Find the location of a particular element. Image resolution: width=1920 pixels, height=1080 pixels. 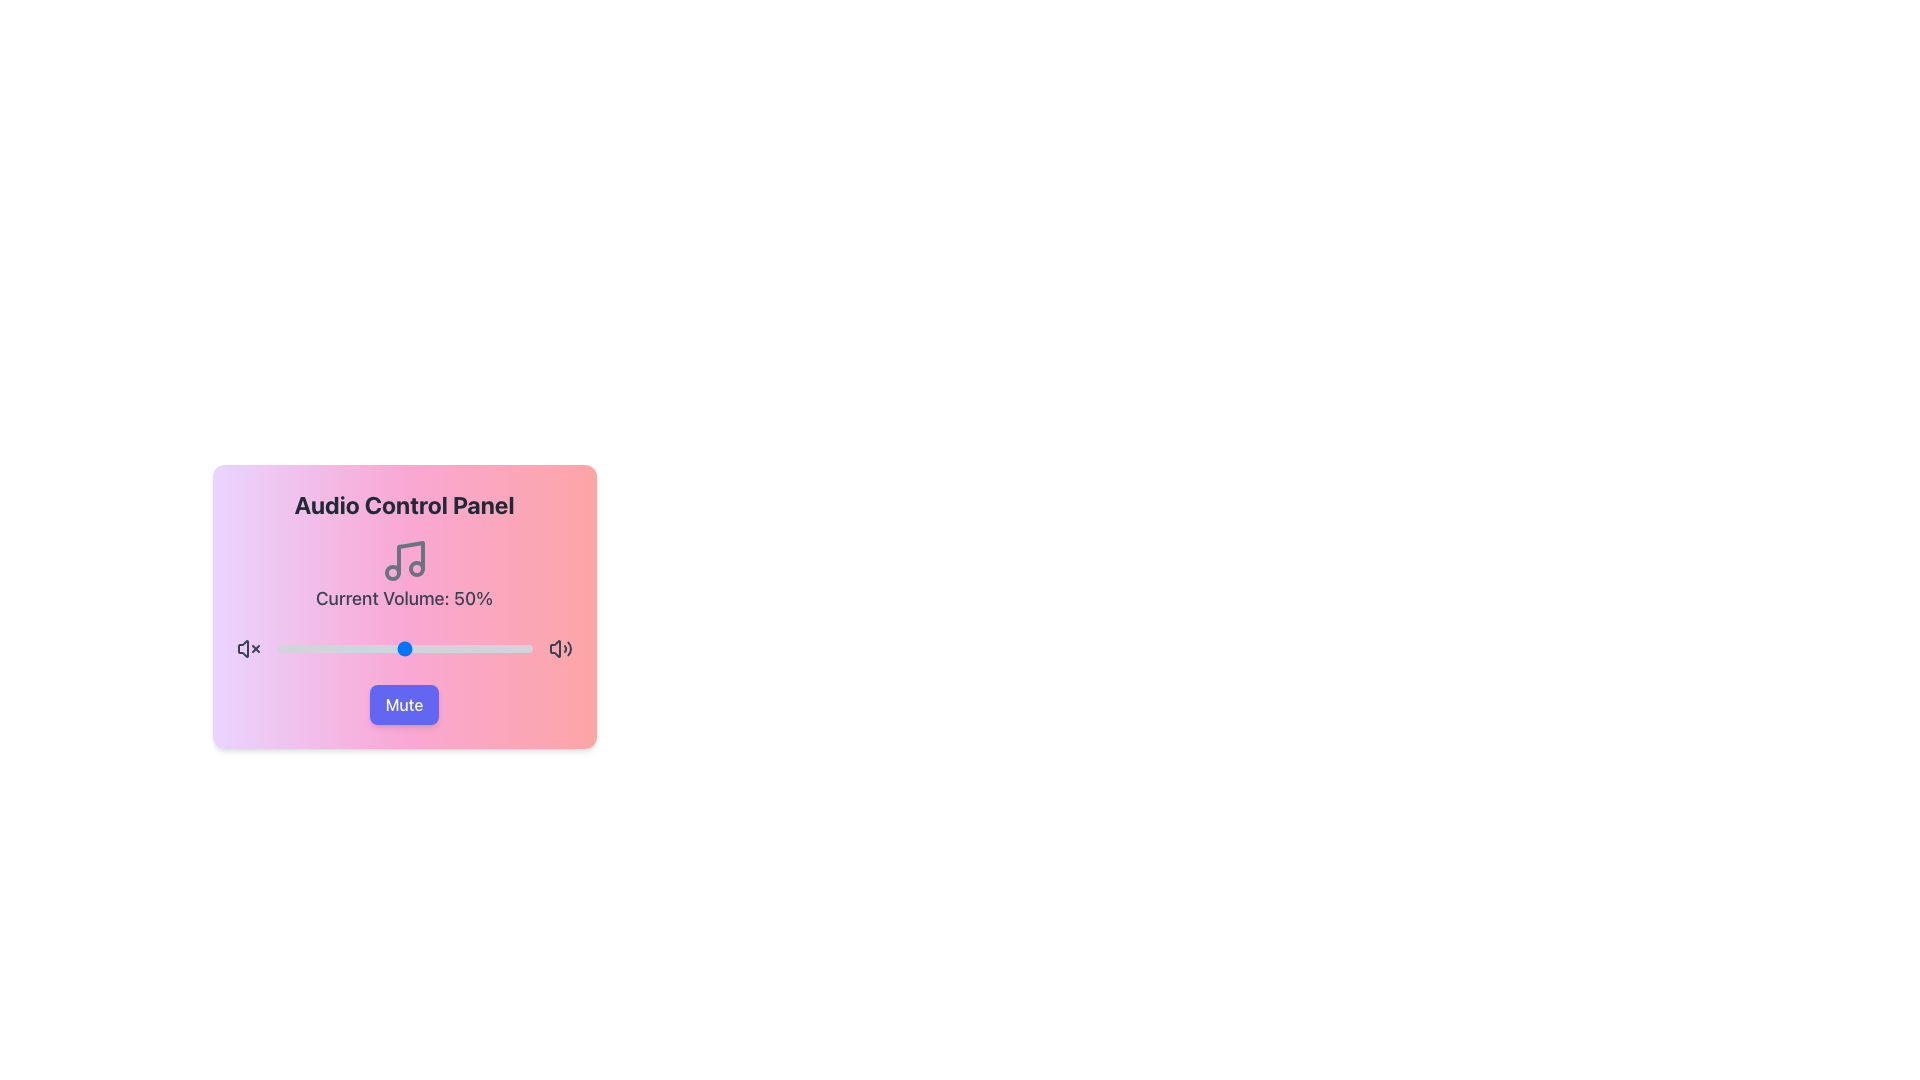

the volume is located at coordinates (355, 648).